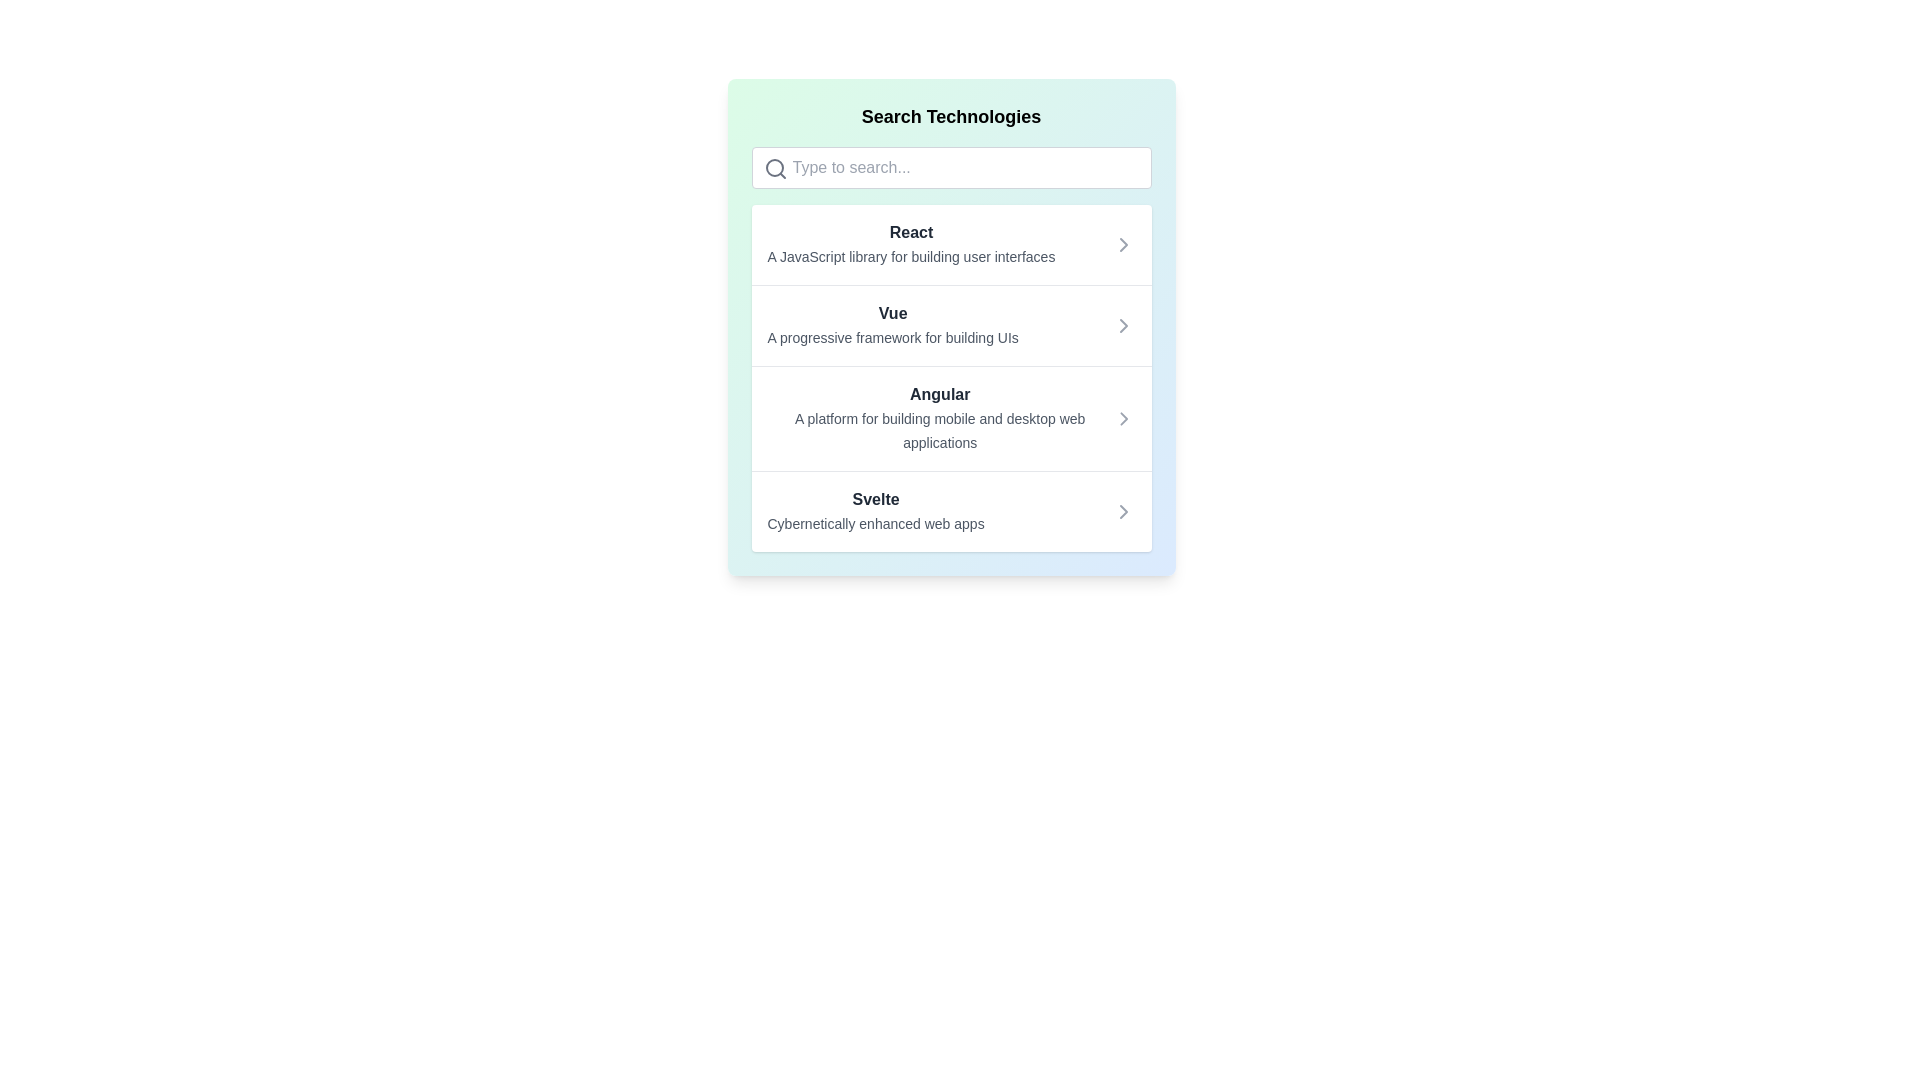  Describe the element at coordinates (950, 244) in the screenshot. I see `the first list item in the navigational menu under the 'Search Technologies' section` at that location.